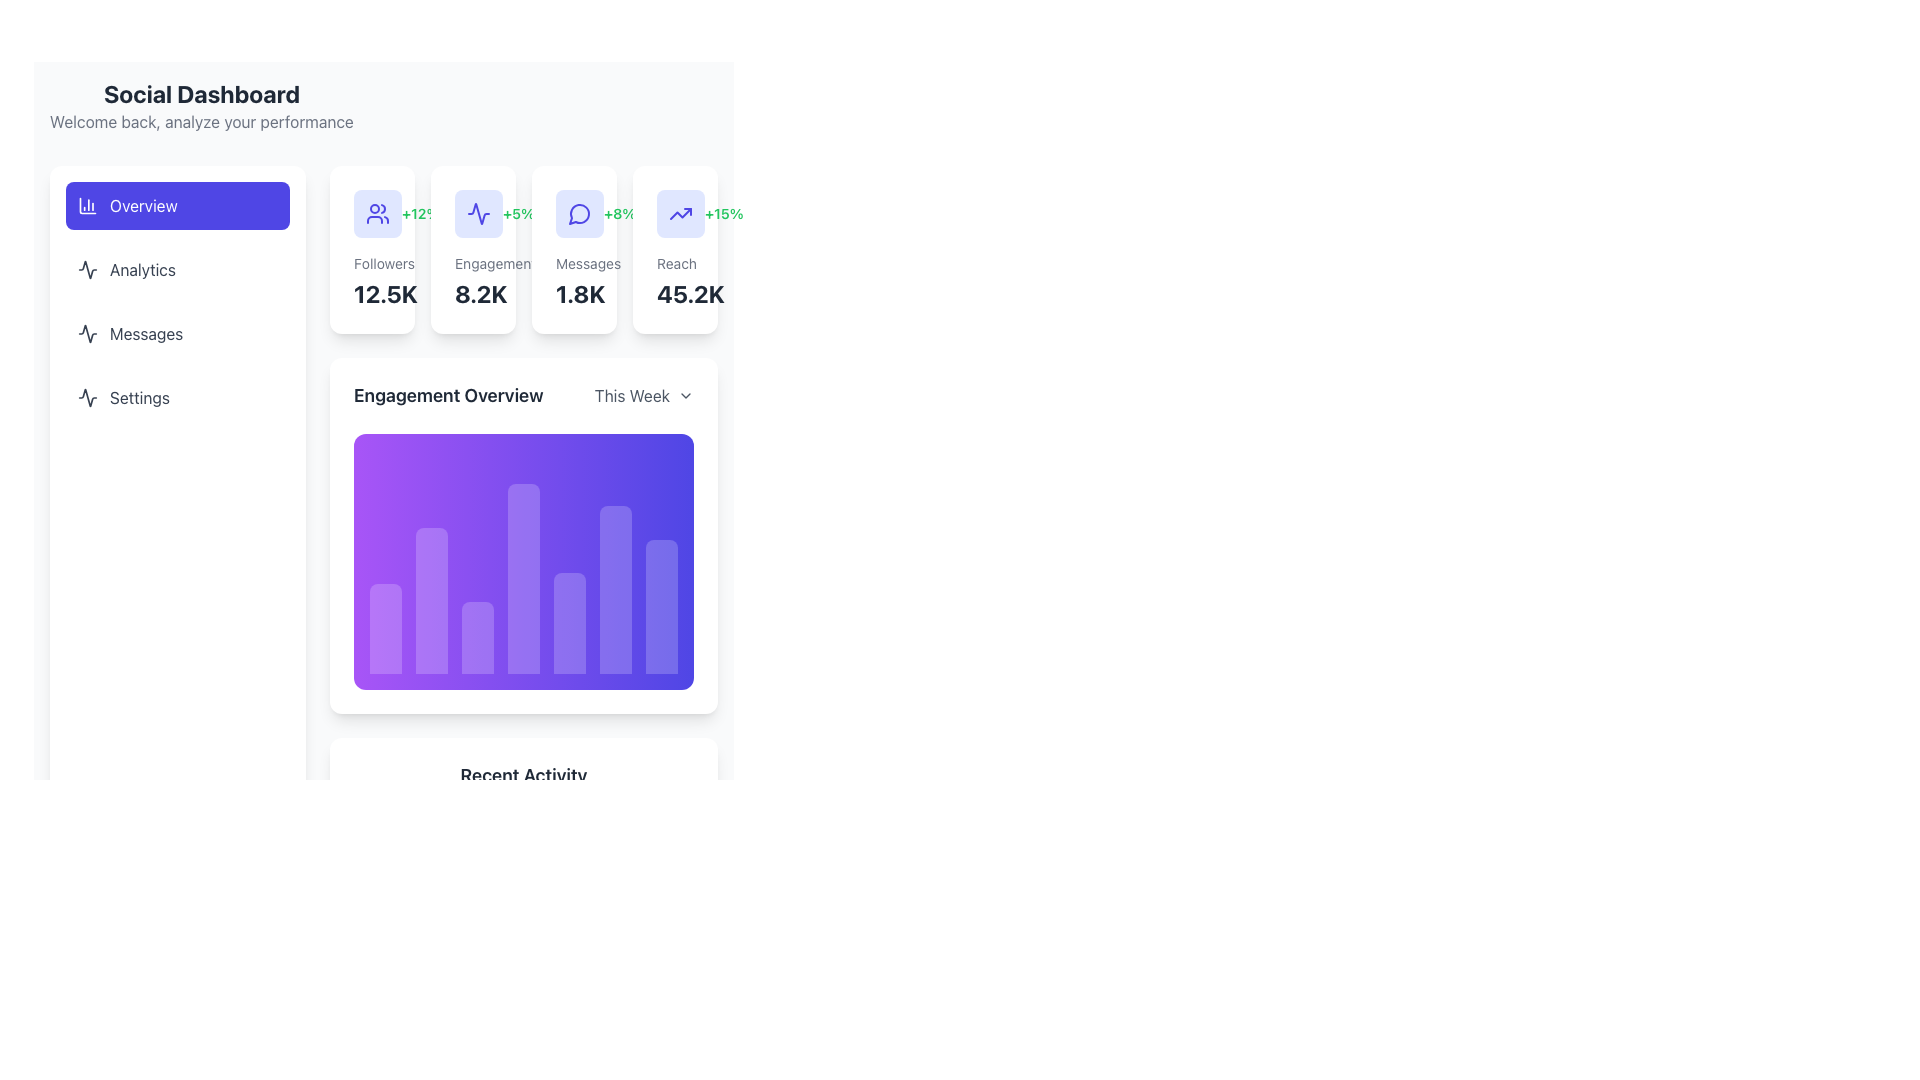 This screenshot has height=1080, width=1920. What do you see at coordinates (177, 301) in the screenshot?
I see `the second menu item in the vertical navigation menu that leads to the Analytics page, located directly below the active 'Overview' item` at bounding box center [177, 301].